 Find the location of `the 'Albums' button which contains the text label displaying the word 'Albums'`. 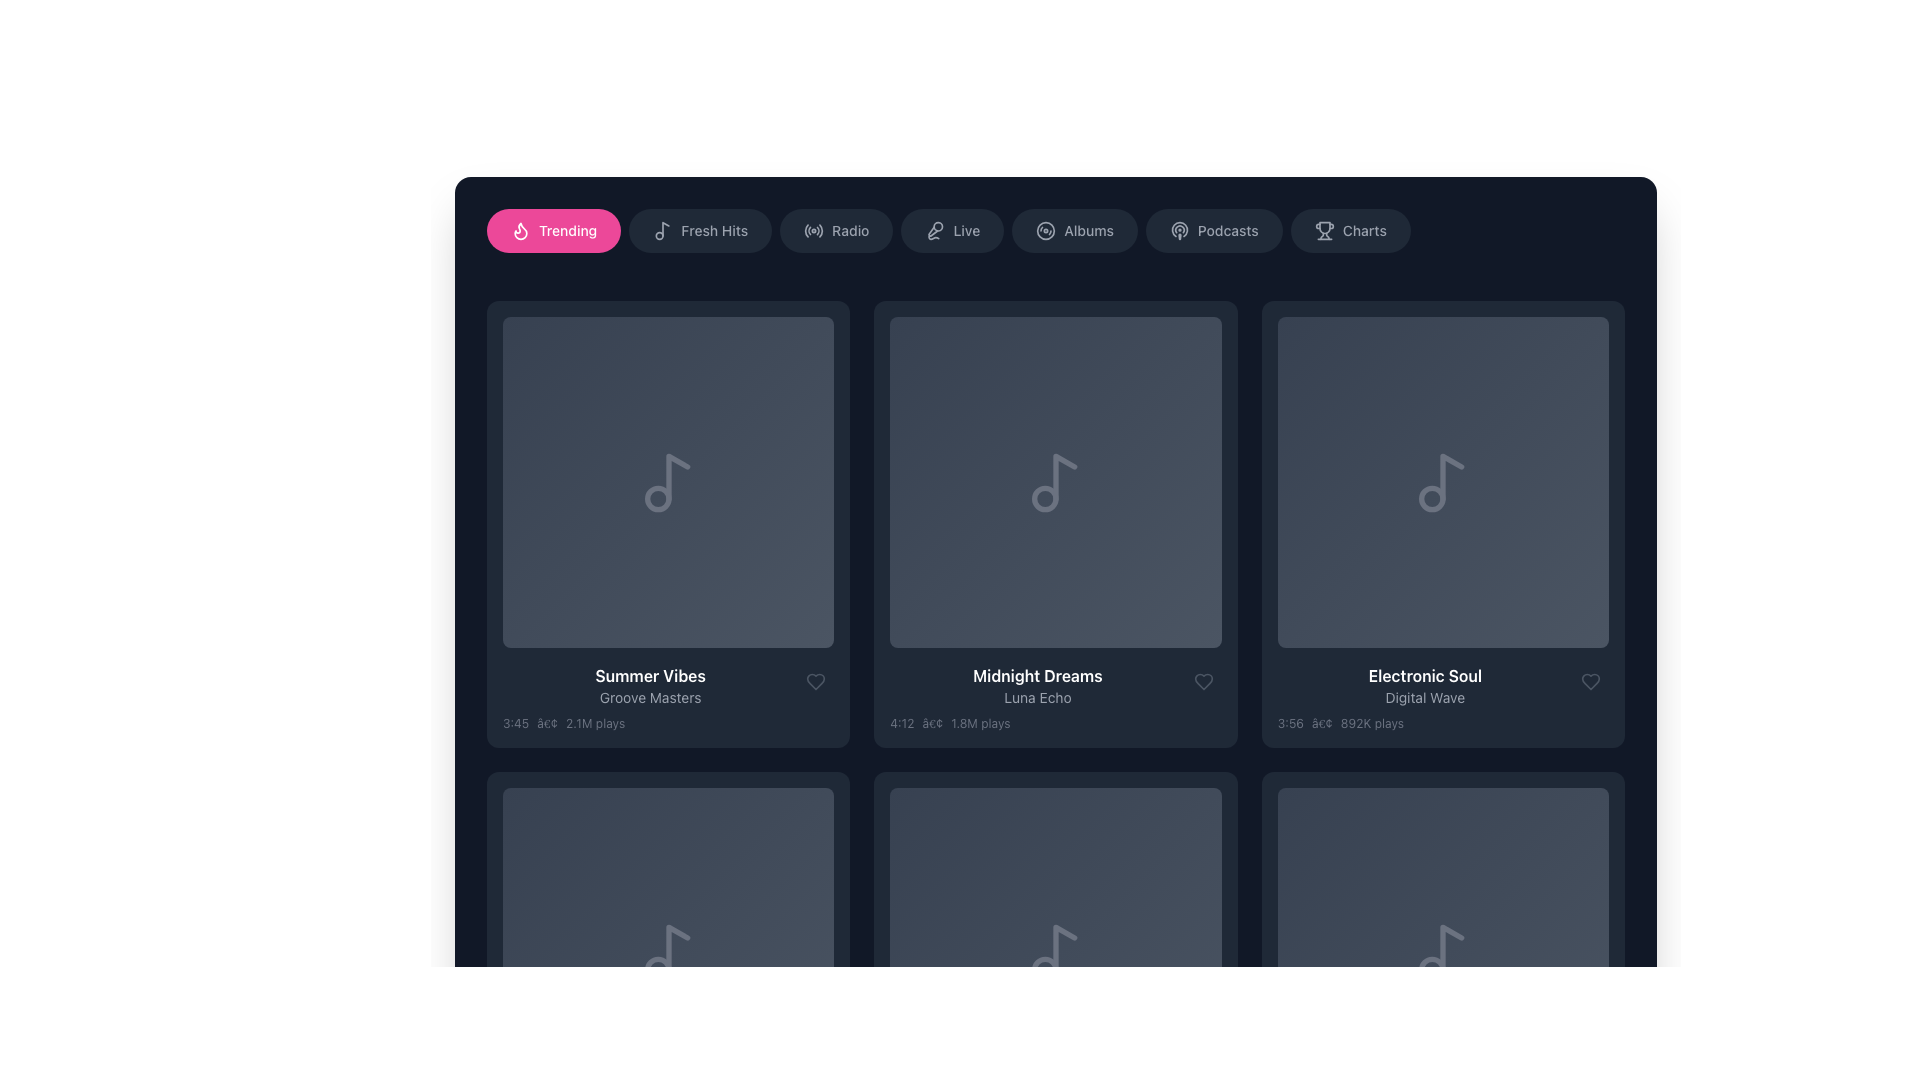

the 'Albums' button which contains the text label displaying the word 'Albums' is located at coordinates (1088, 230).